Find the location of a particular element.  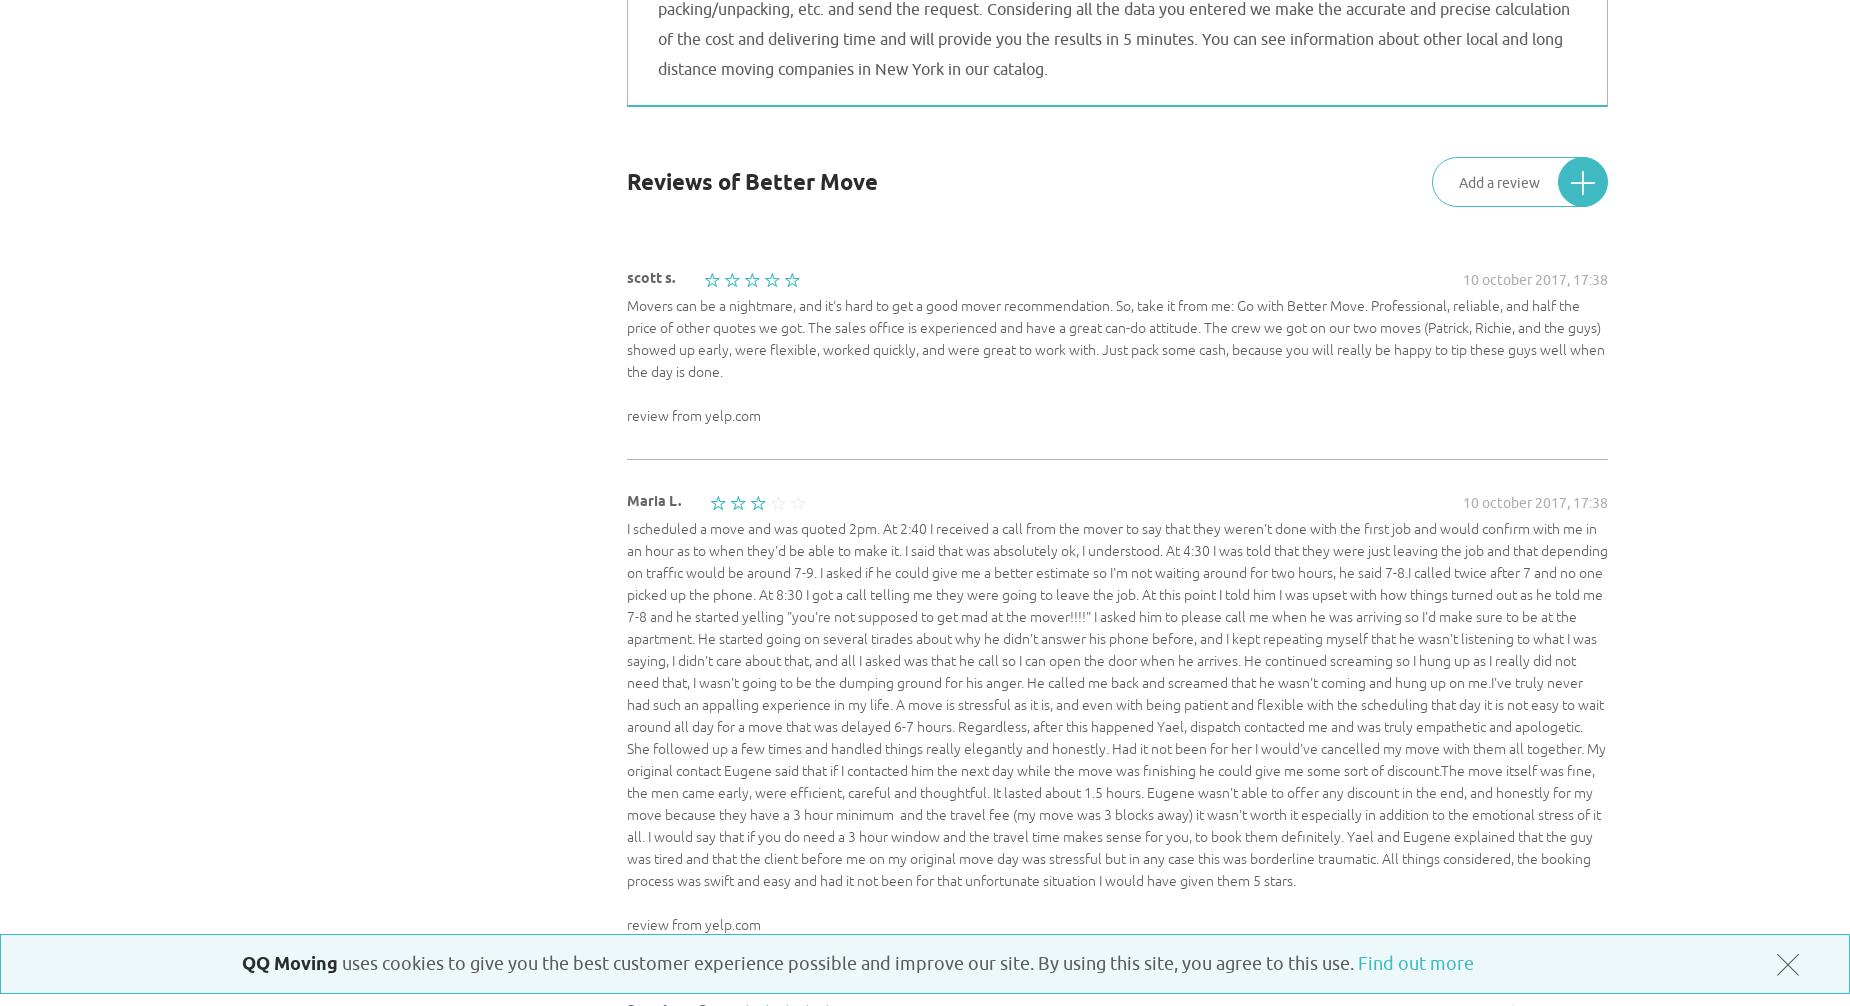

'Reviews of Better Move' is located at coordinates (752, 181).